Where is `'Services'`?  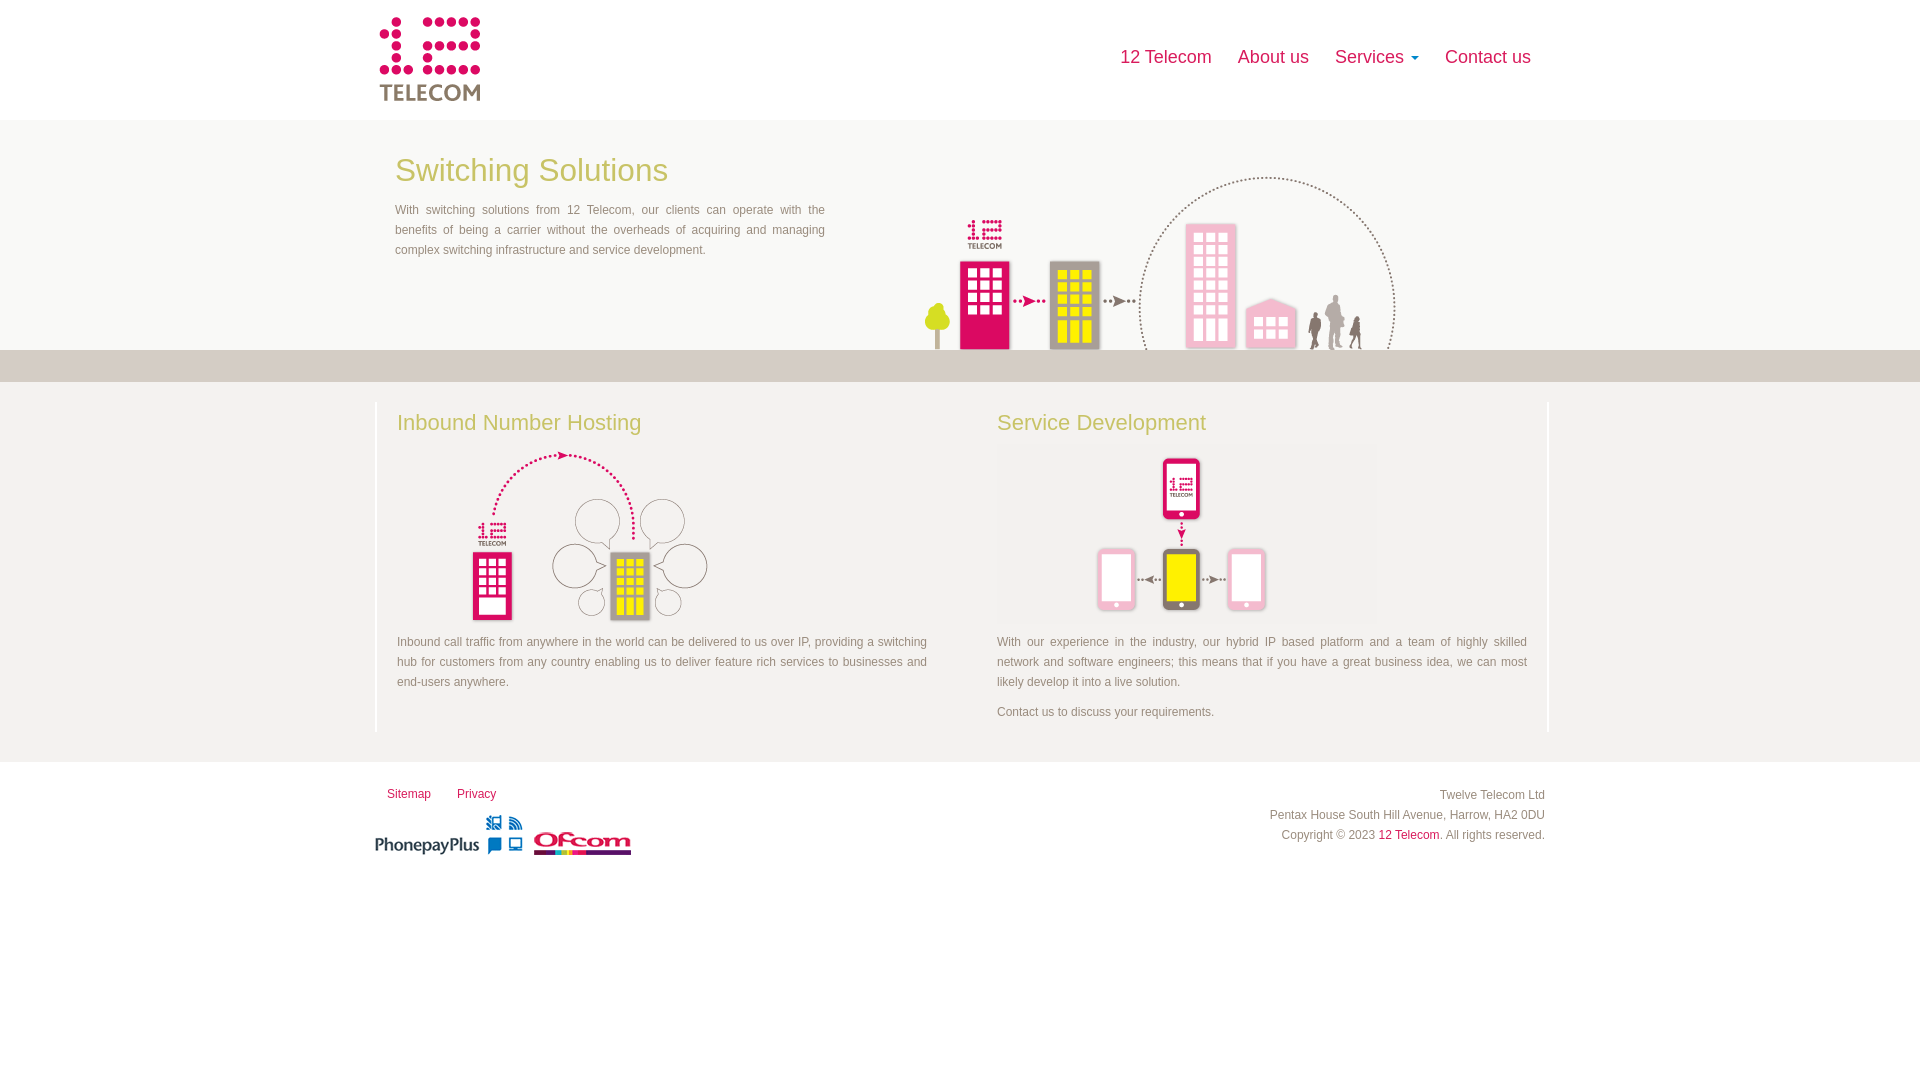 'Services' is located at coordinates (1323, 56).